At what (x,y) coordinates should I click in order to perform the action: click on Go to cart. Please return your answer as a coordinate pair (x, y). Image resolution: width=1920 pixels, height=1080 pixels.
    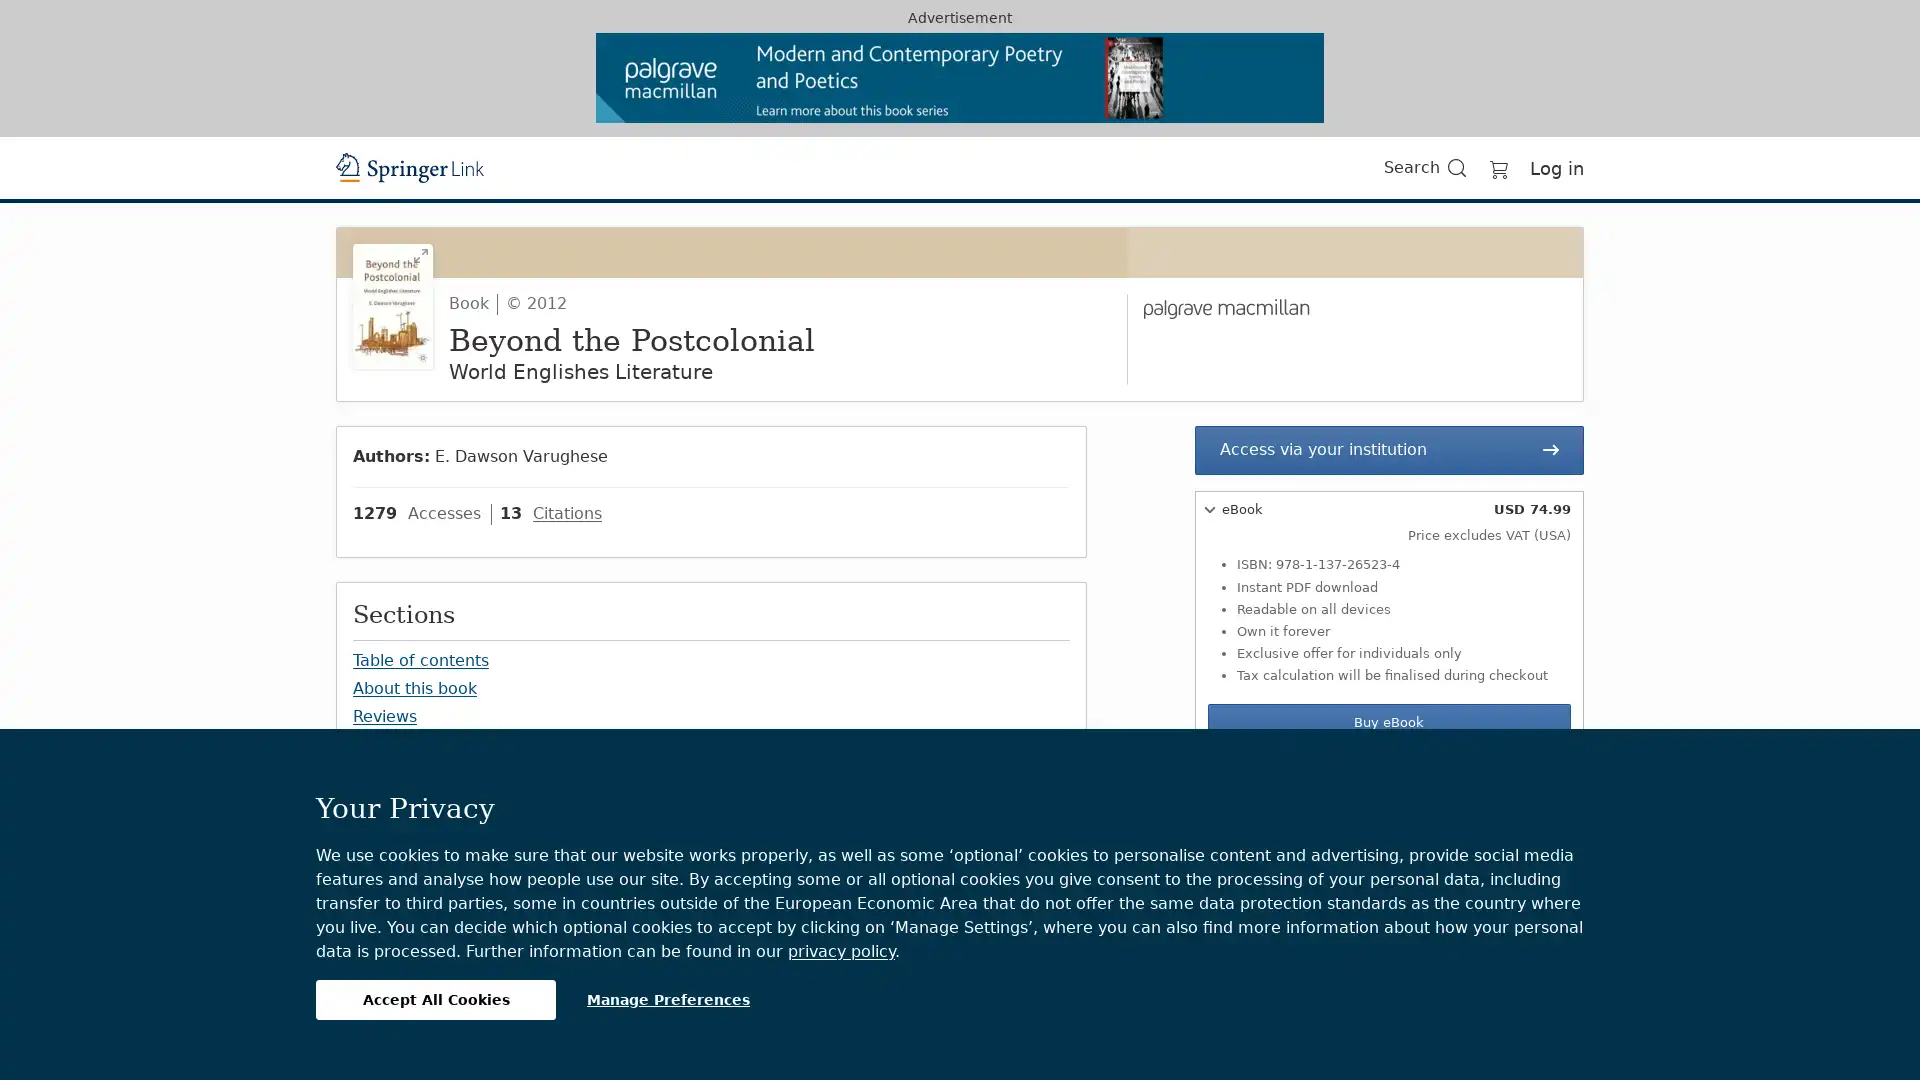
    Looking at the image, I should click on (1498, 166).